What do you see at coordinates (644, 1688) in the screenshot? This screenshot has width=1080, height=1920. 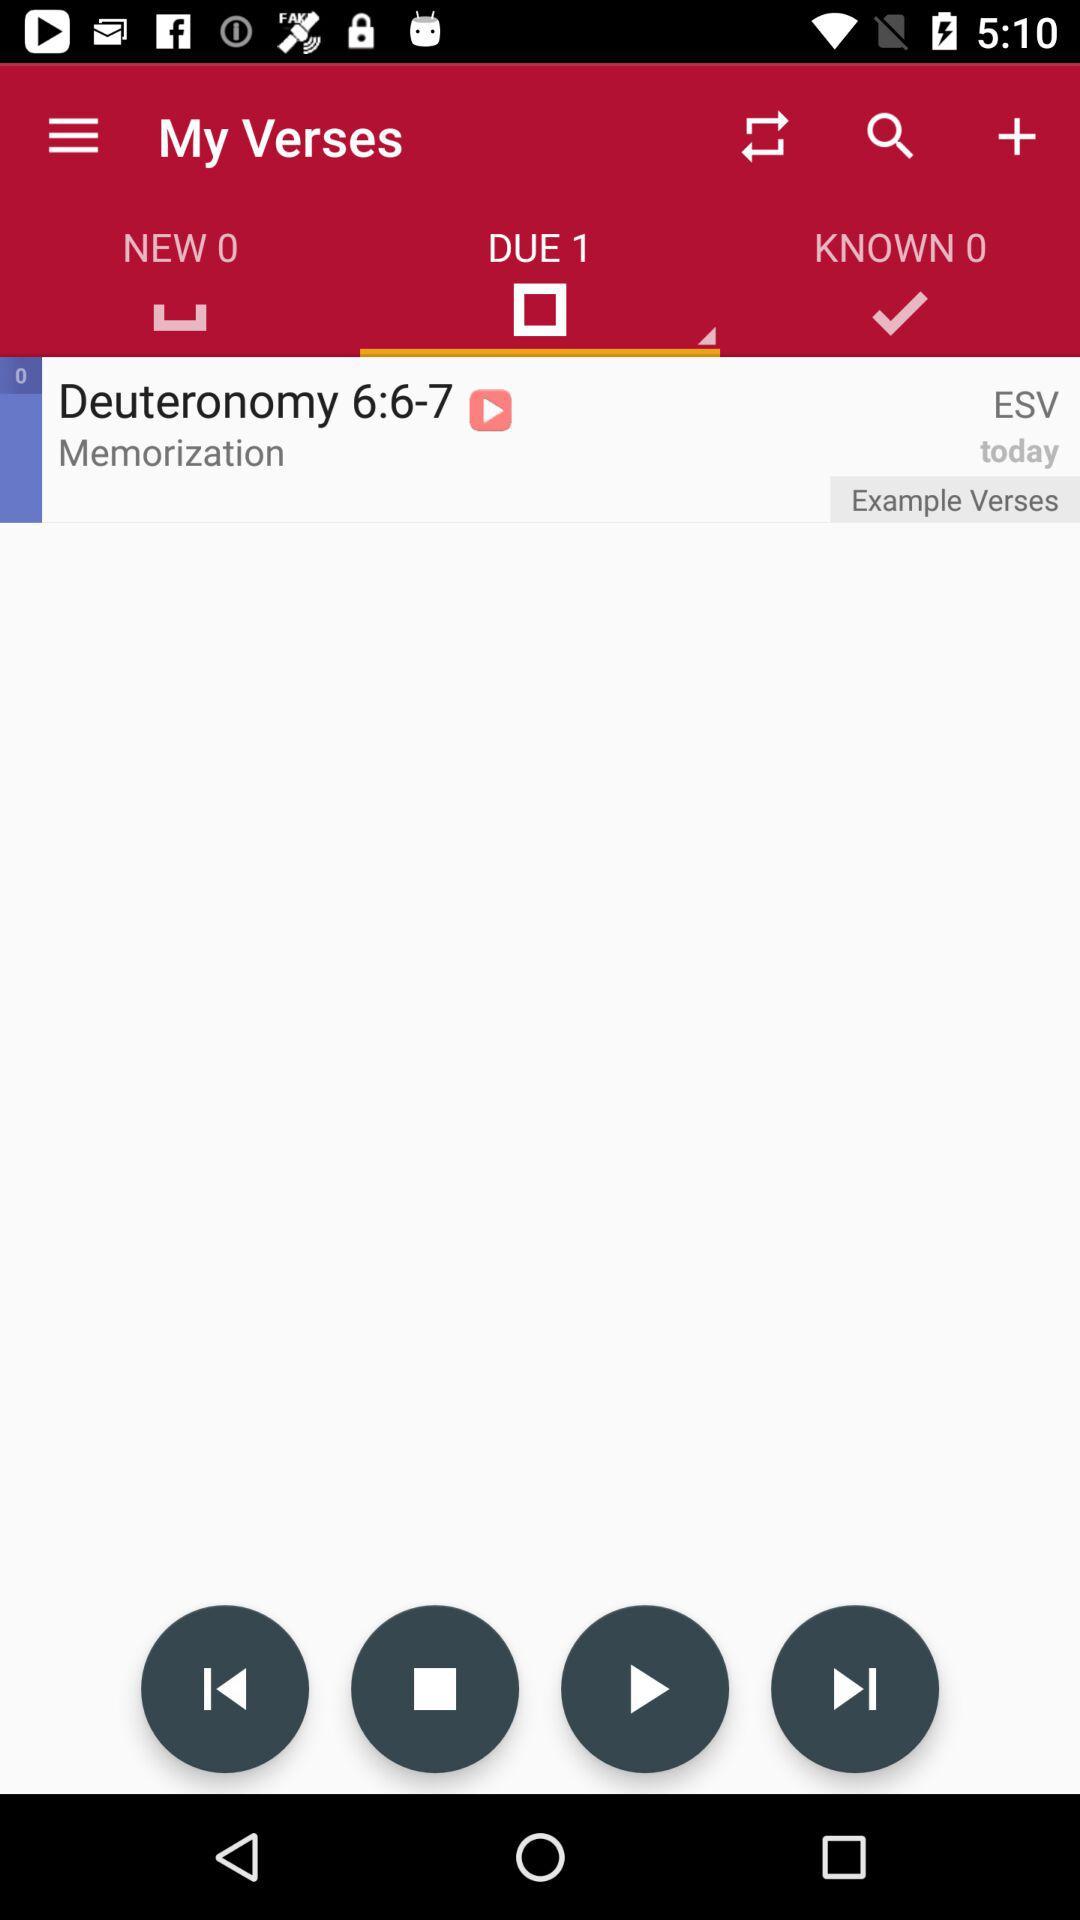 I see `play` at bounding box center [644, 1688].